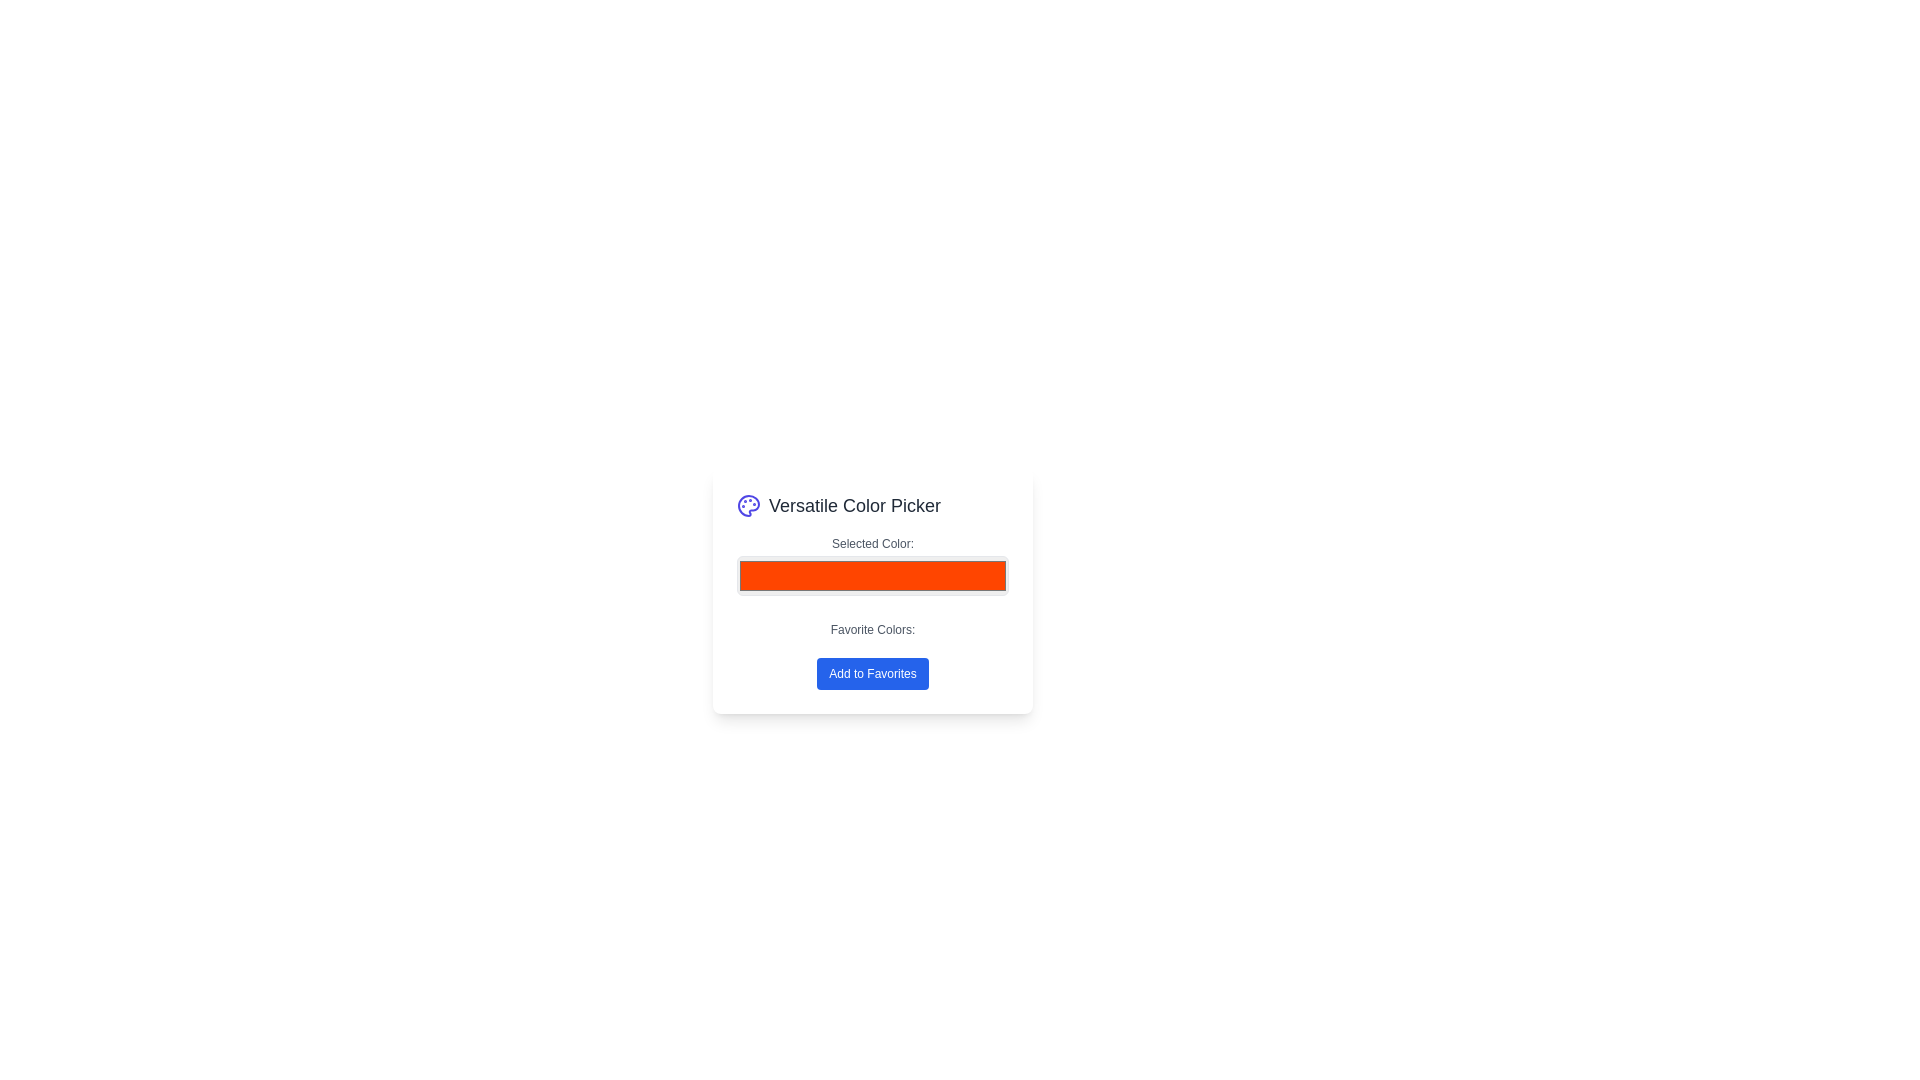  I want to click on the descriptive text label positioned at the top-center of the interface above the color selection box, so click(873, 543).